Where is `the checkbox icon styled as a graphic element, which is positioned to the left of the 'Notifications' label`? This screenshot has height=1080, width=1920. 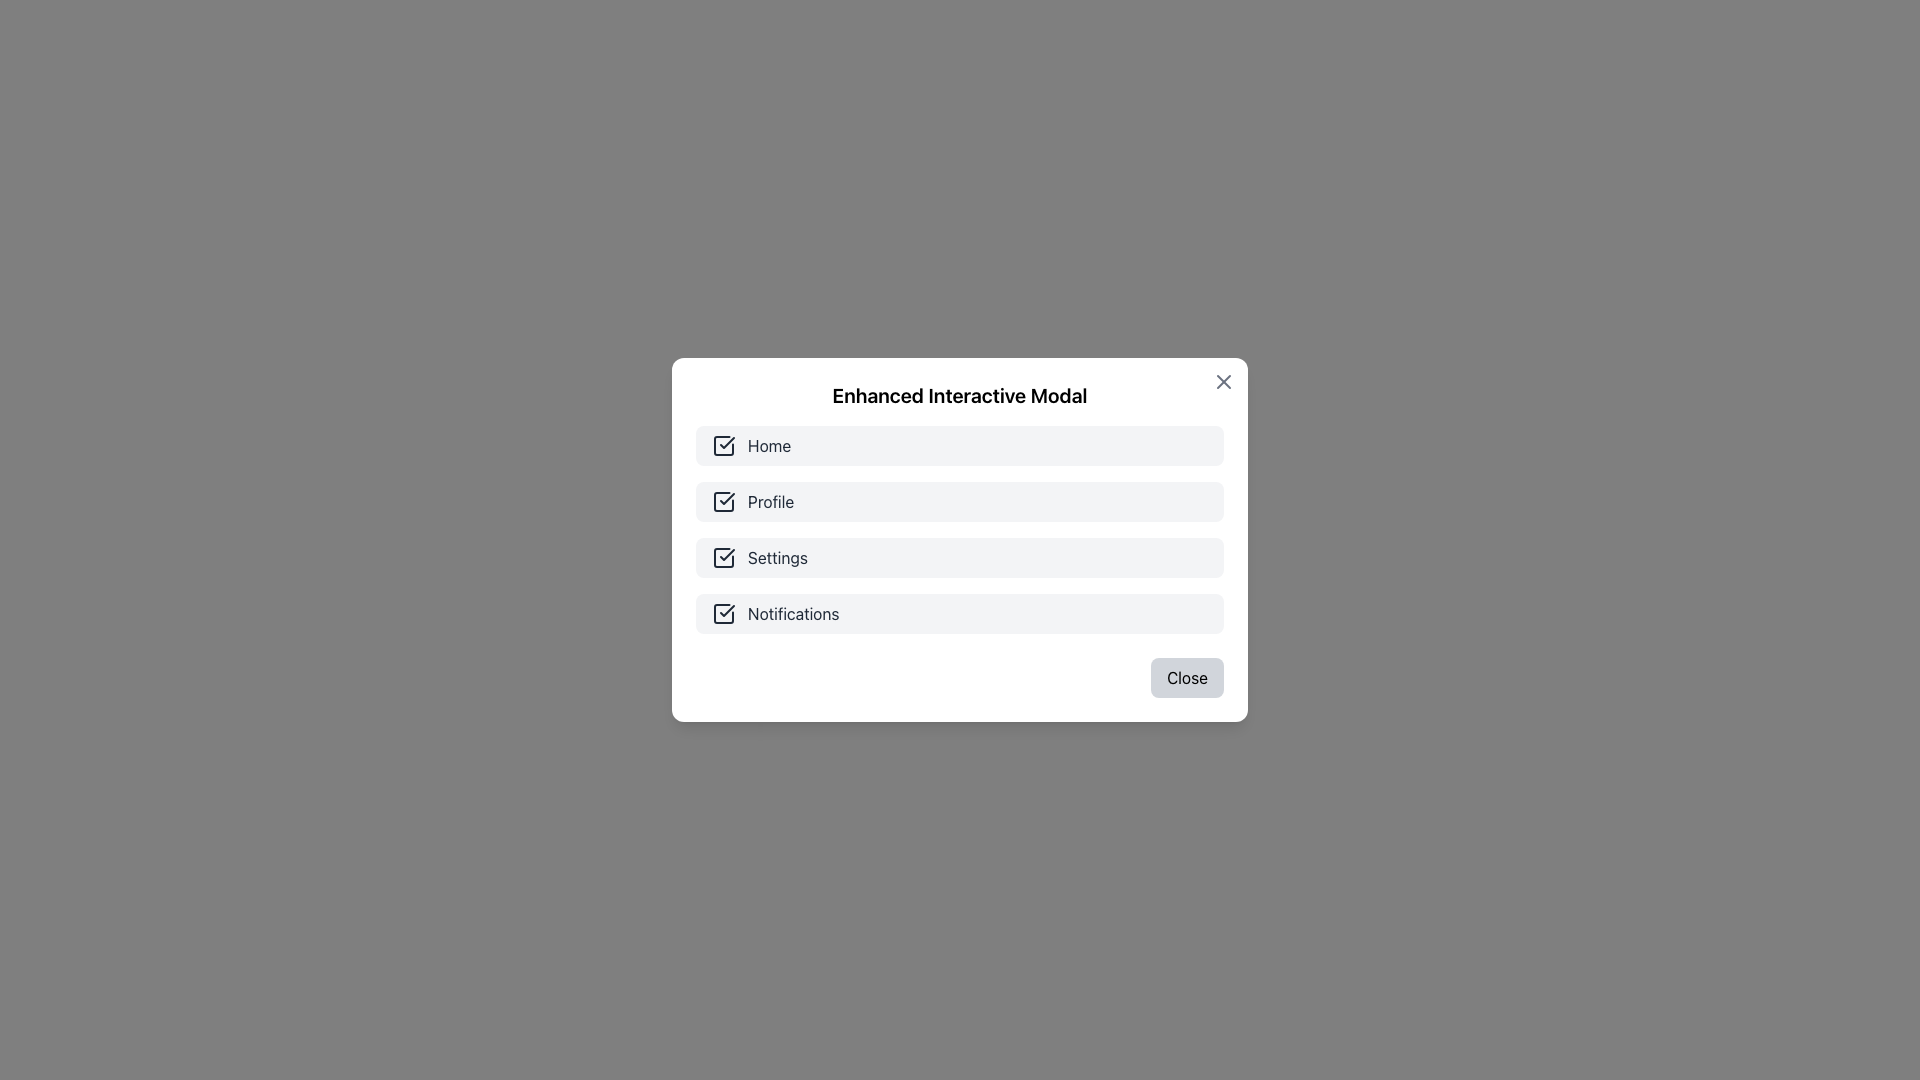 the checkbox icon styled as a graphic element, which is positioned to the left of the 'Notifications' label is located at coordinates (723, 612).